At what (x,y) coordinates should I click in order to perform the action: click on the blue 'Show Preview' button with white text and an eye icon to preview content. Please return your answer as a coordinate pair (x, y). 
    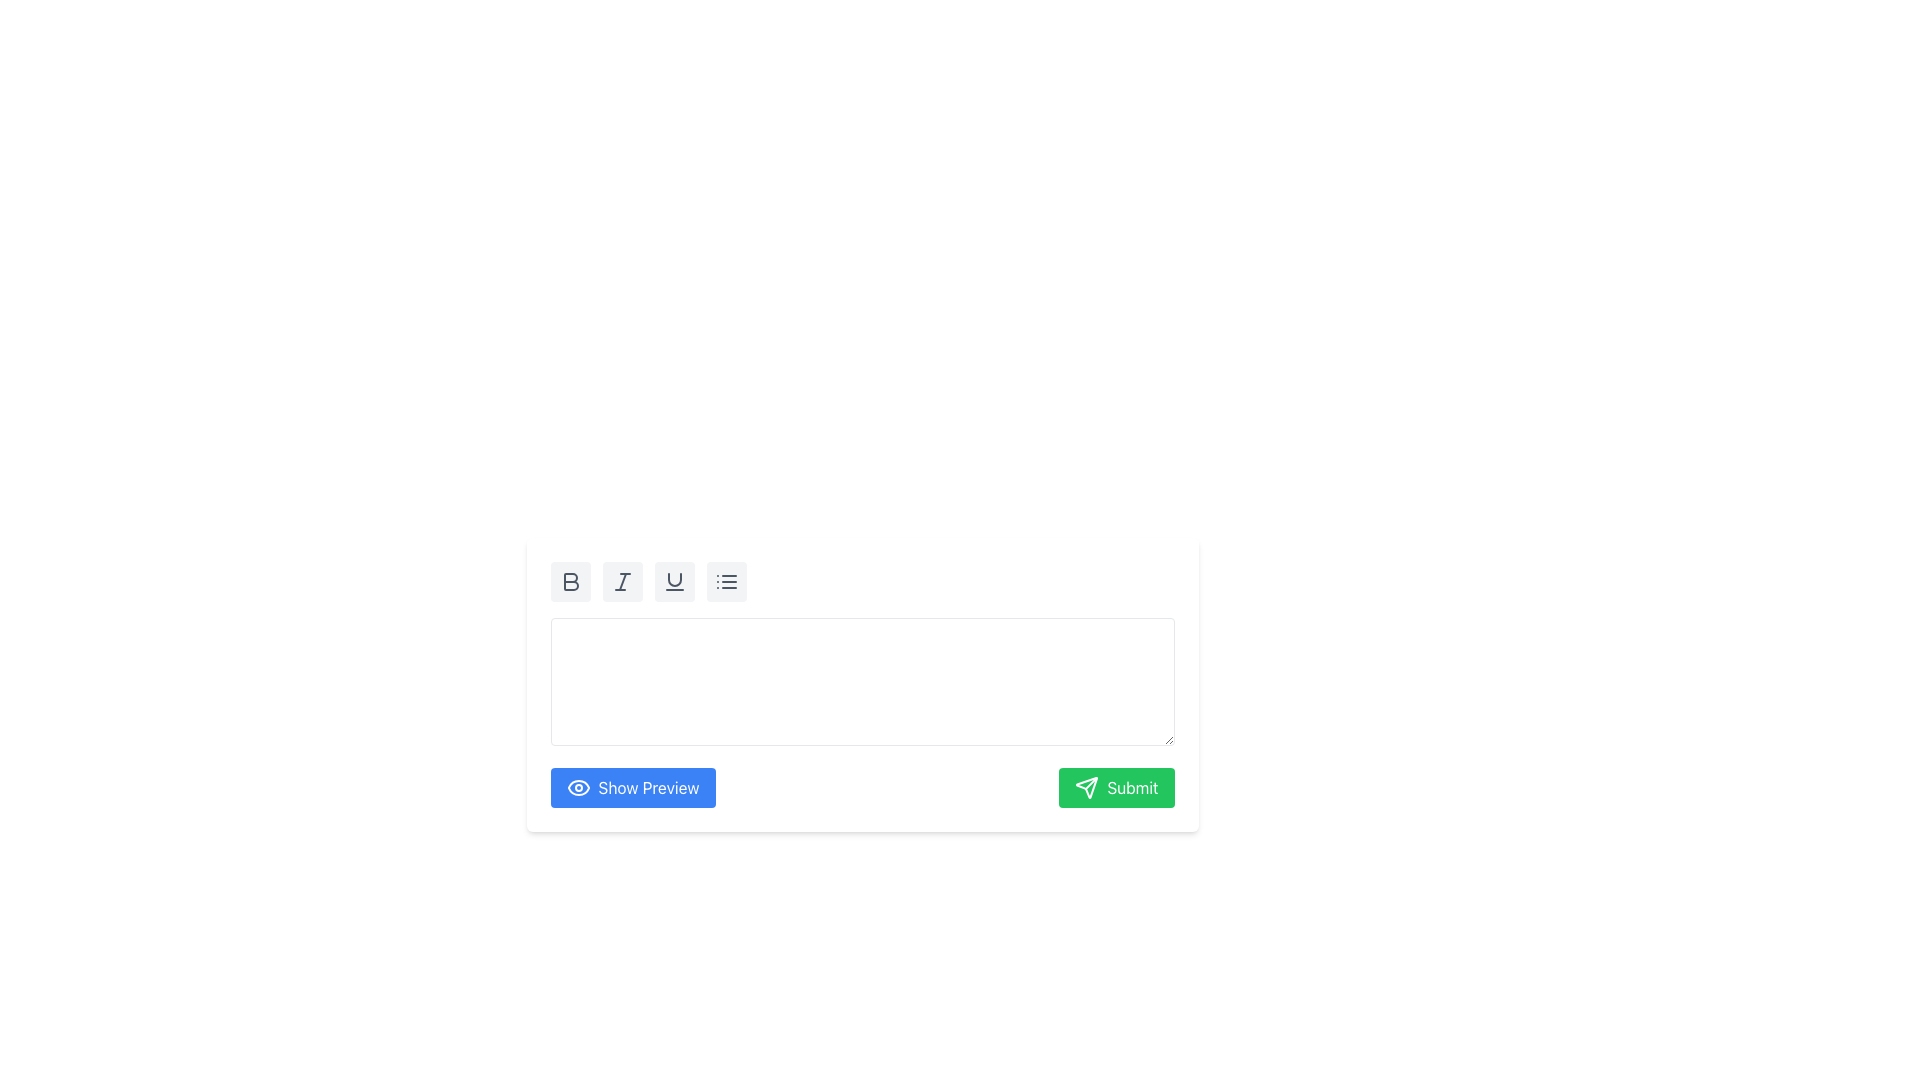
    Looking at the image, I should click on (632, 786).